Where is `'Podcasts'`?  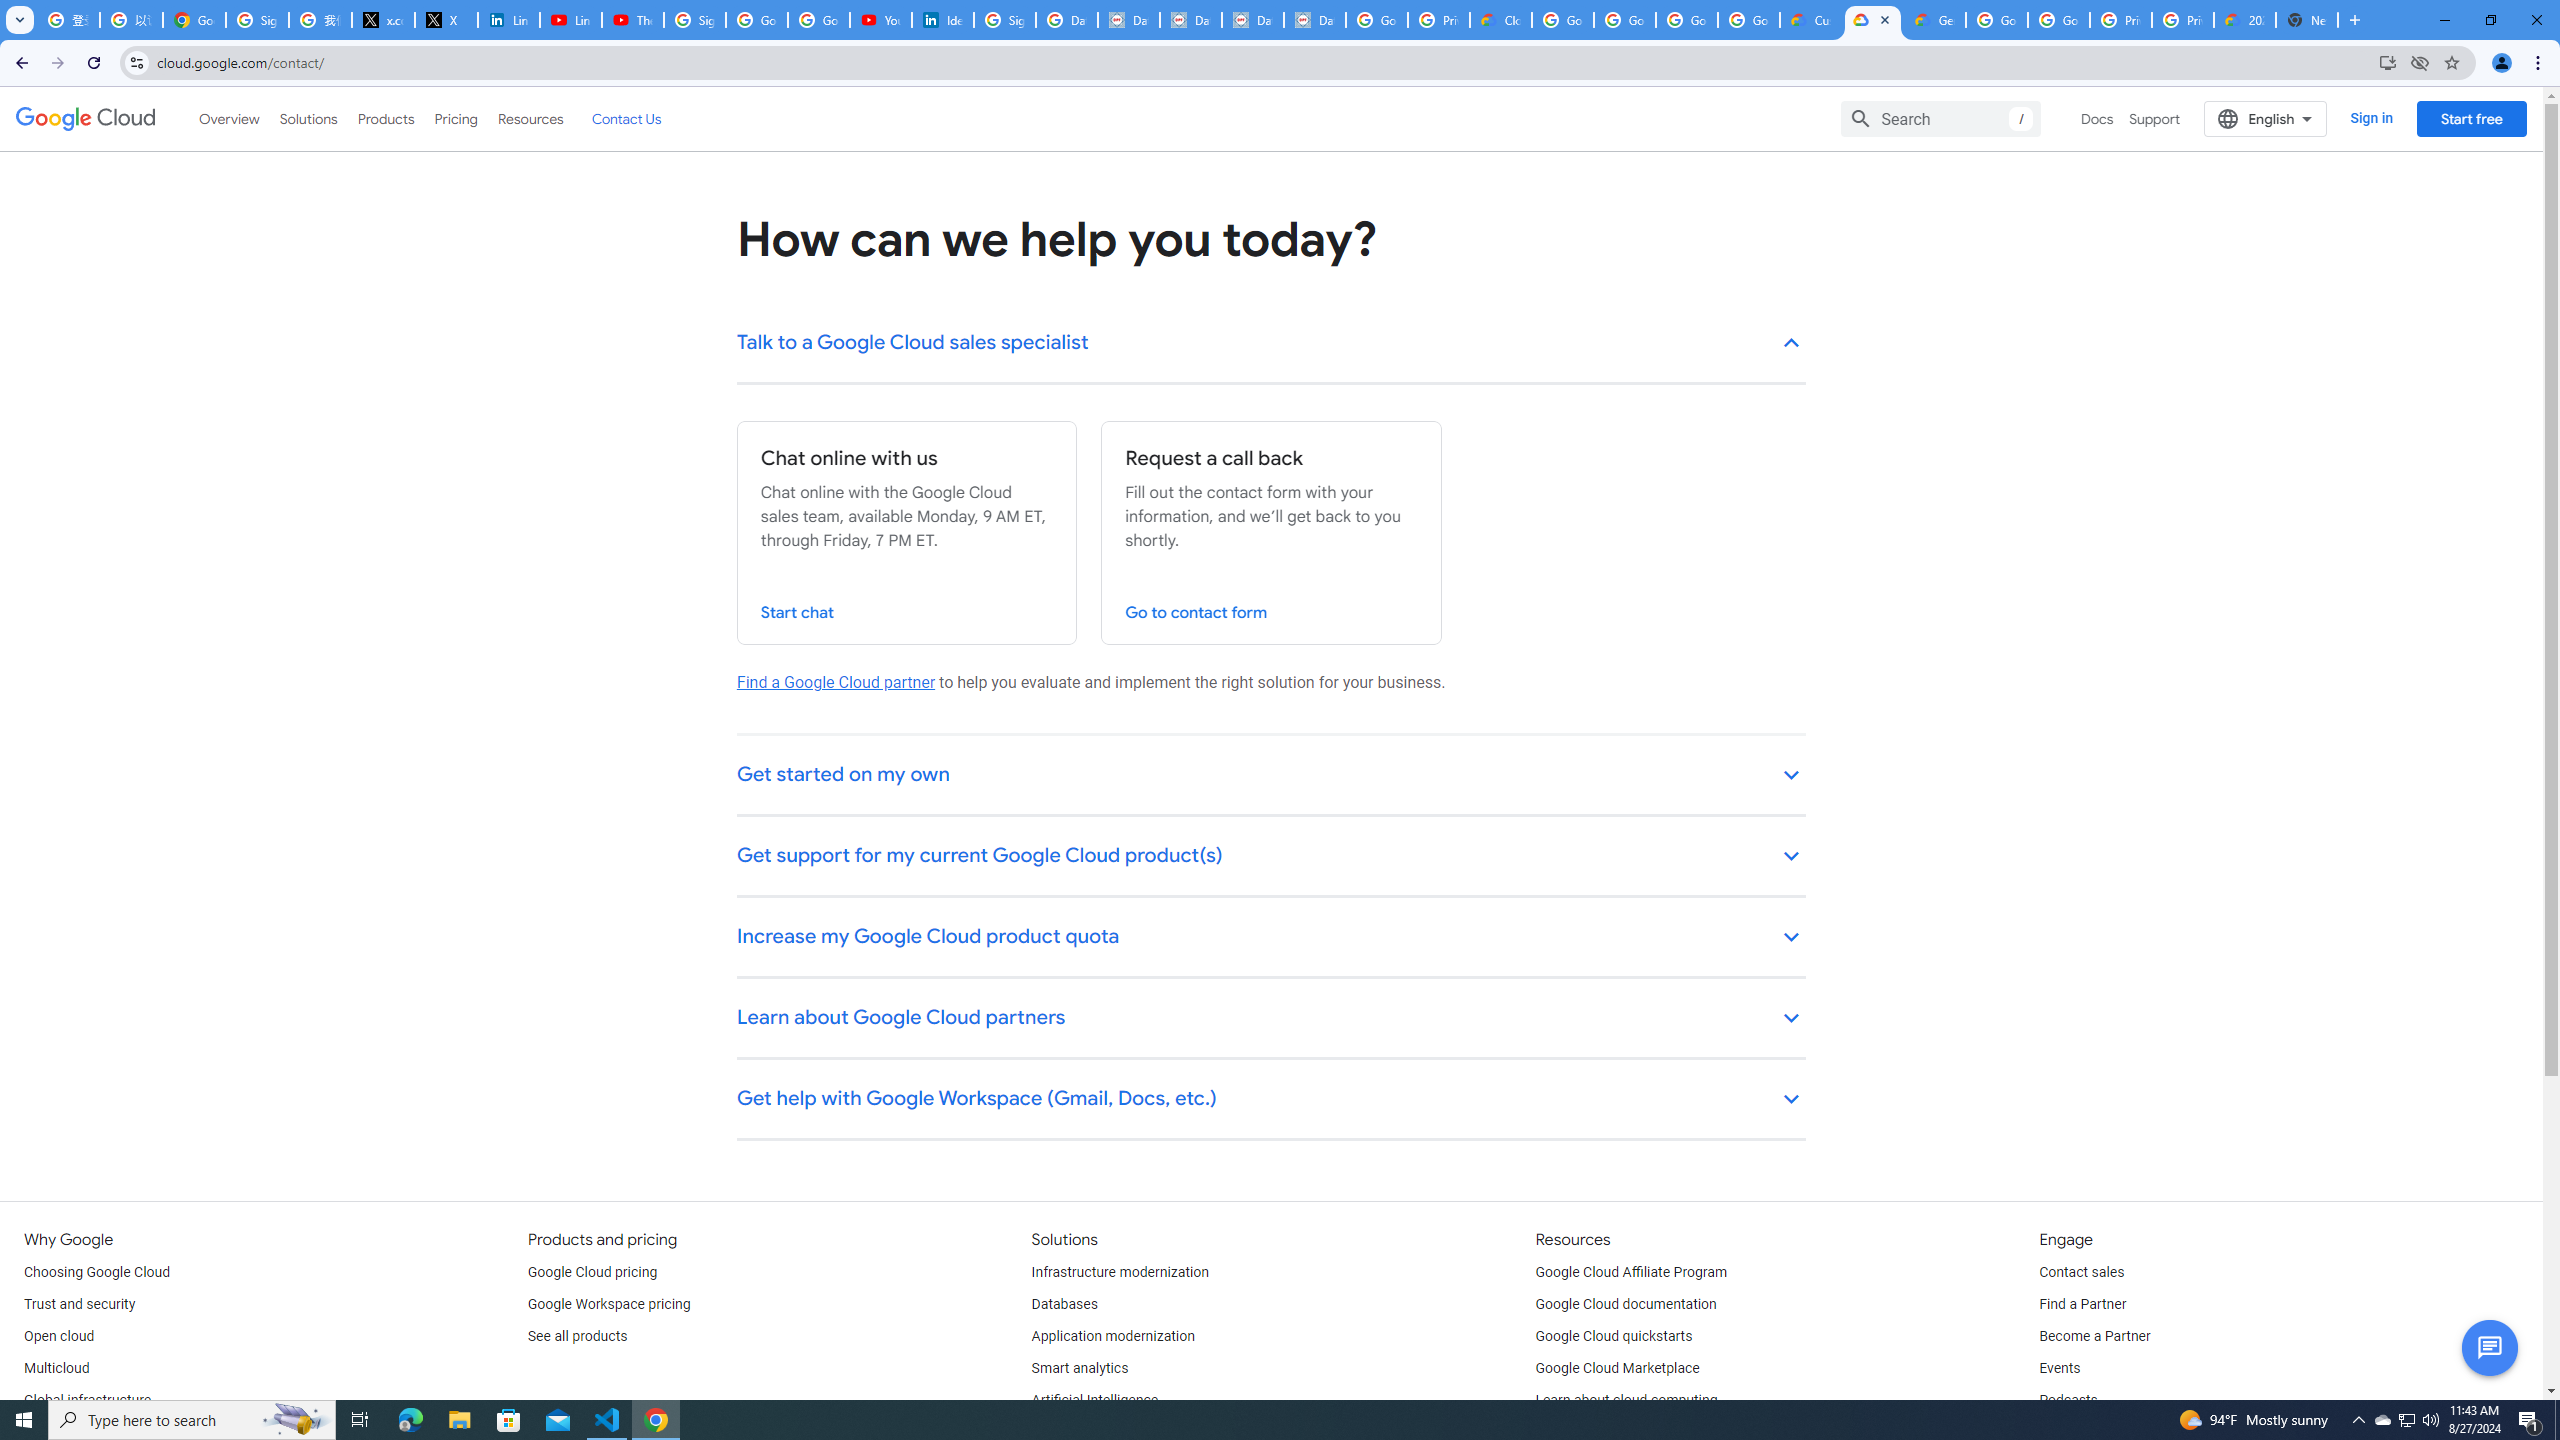 'Podcasts' is located at coordinates (2067, 1401).